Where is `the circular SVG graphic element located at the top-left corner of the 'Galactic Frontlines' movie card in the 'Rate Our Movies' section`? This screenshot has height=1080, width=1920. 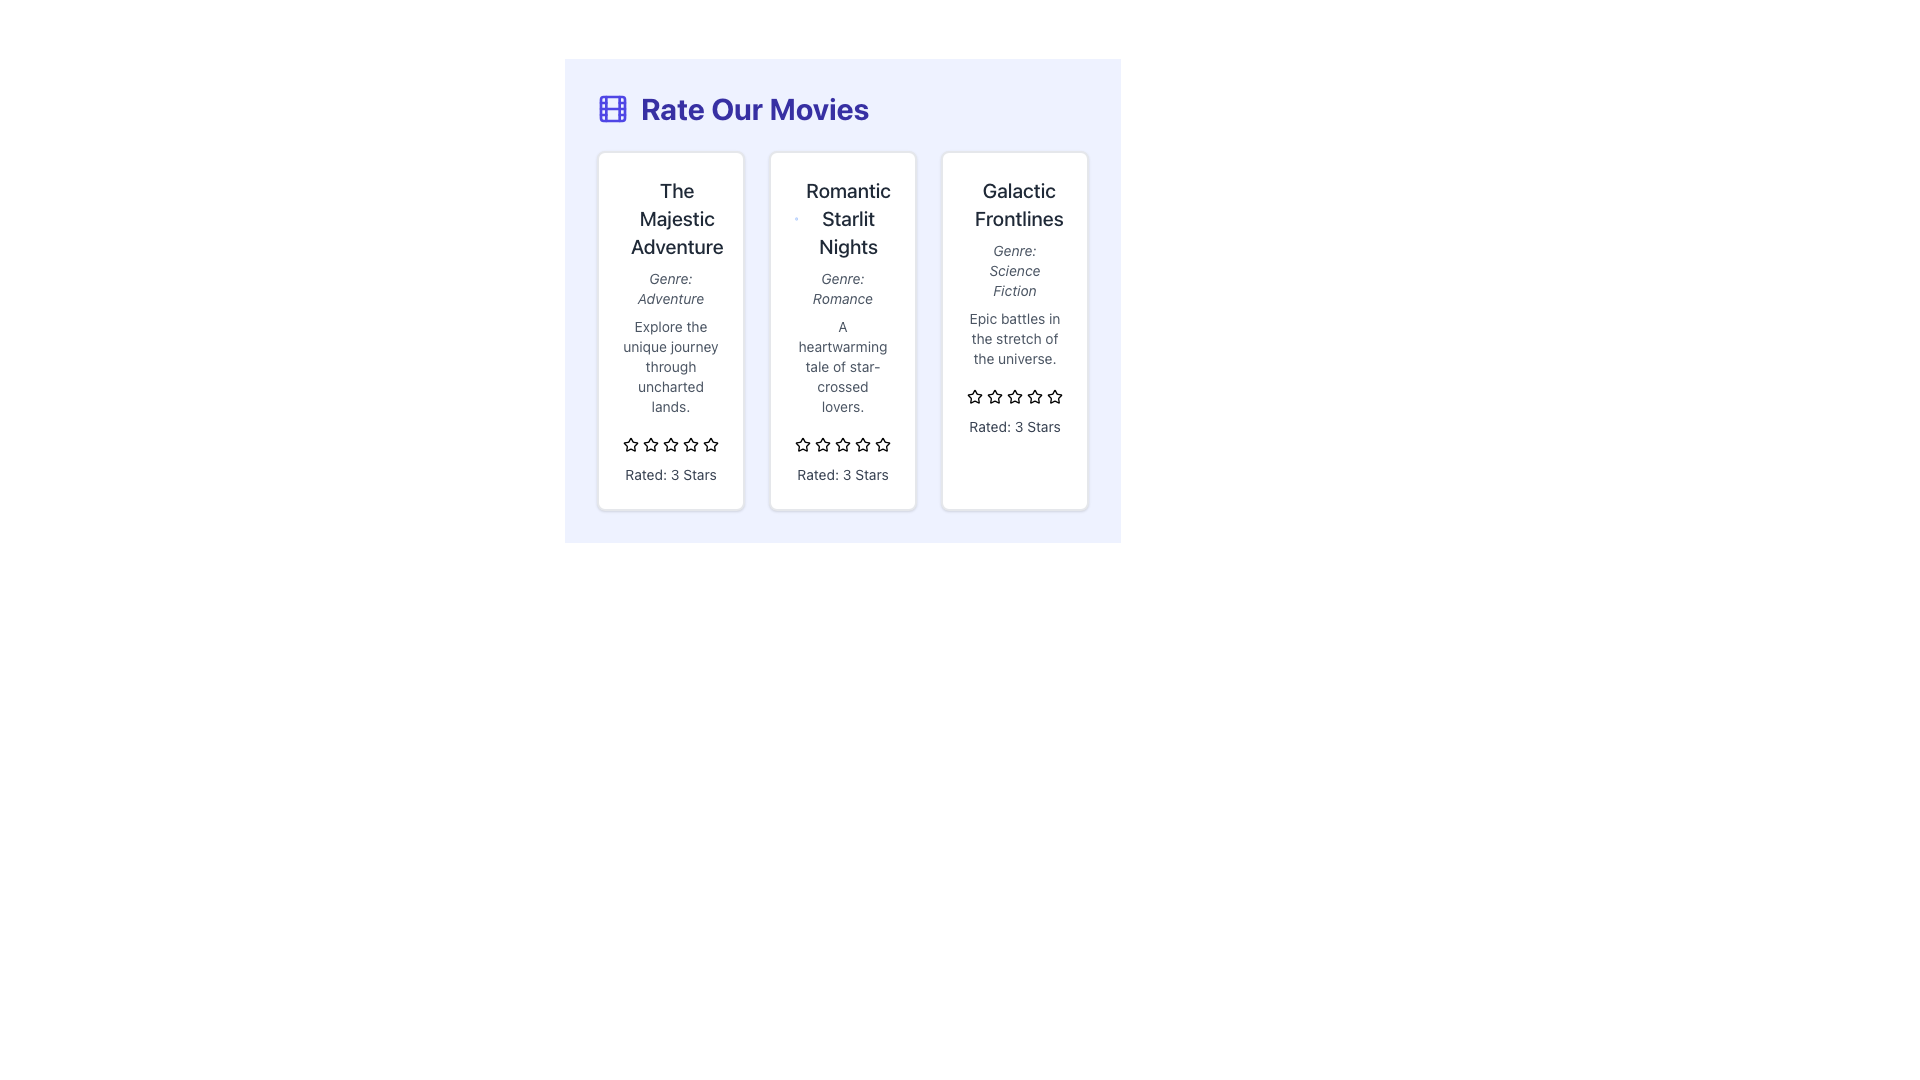 the circular SVG graphic element located at the top-left corner of the 'Galactic Frontlines' movie card in the 'Rate Our Movies' section is located at coordinates (979, 207).